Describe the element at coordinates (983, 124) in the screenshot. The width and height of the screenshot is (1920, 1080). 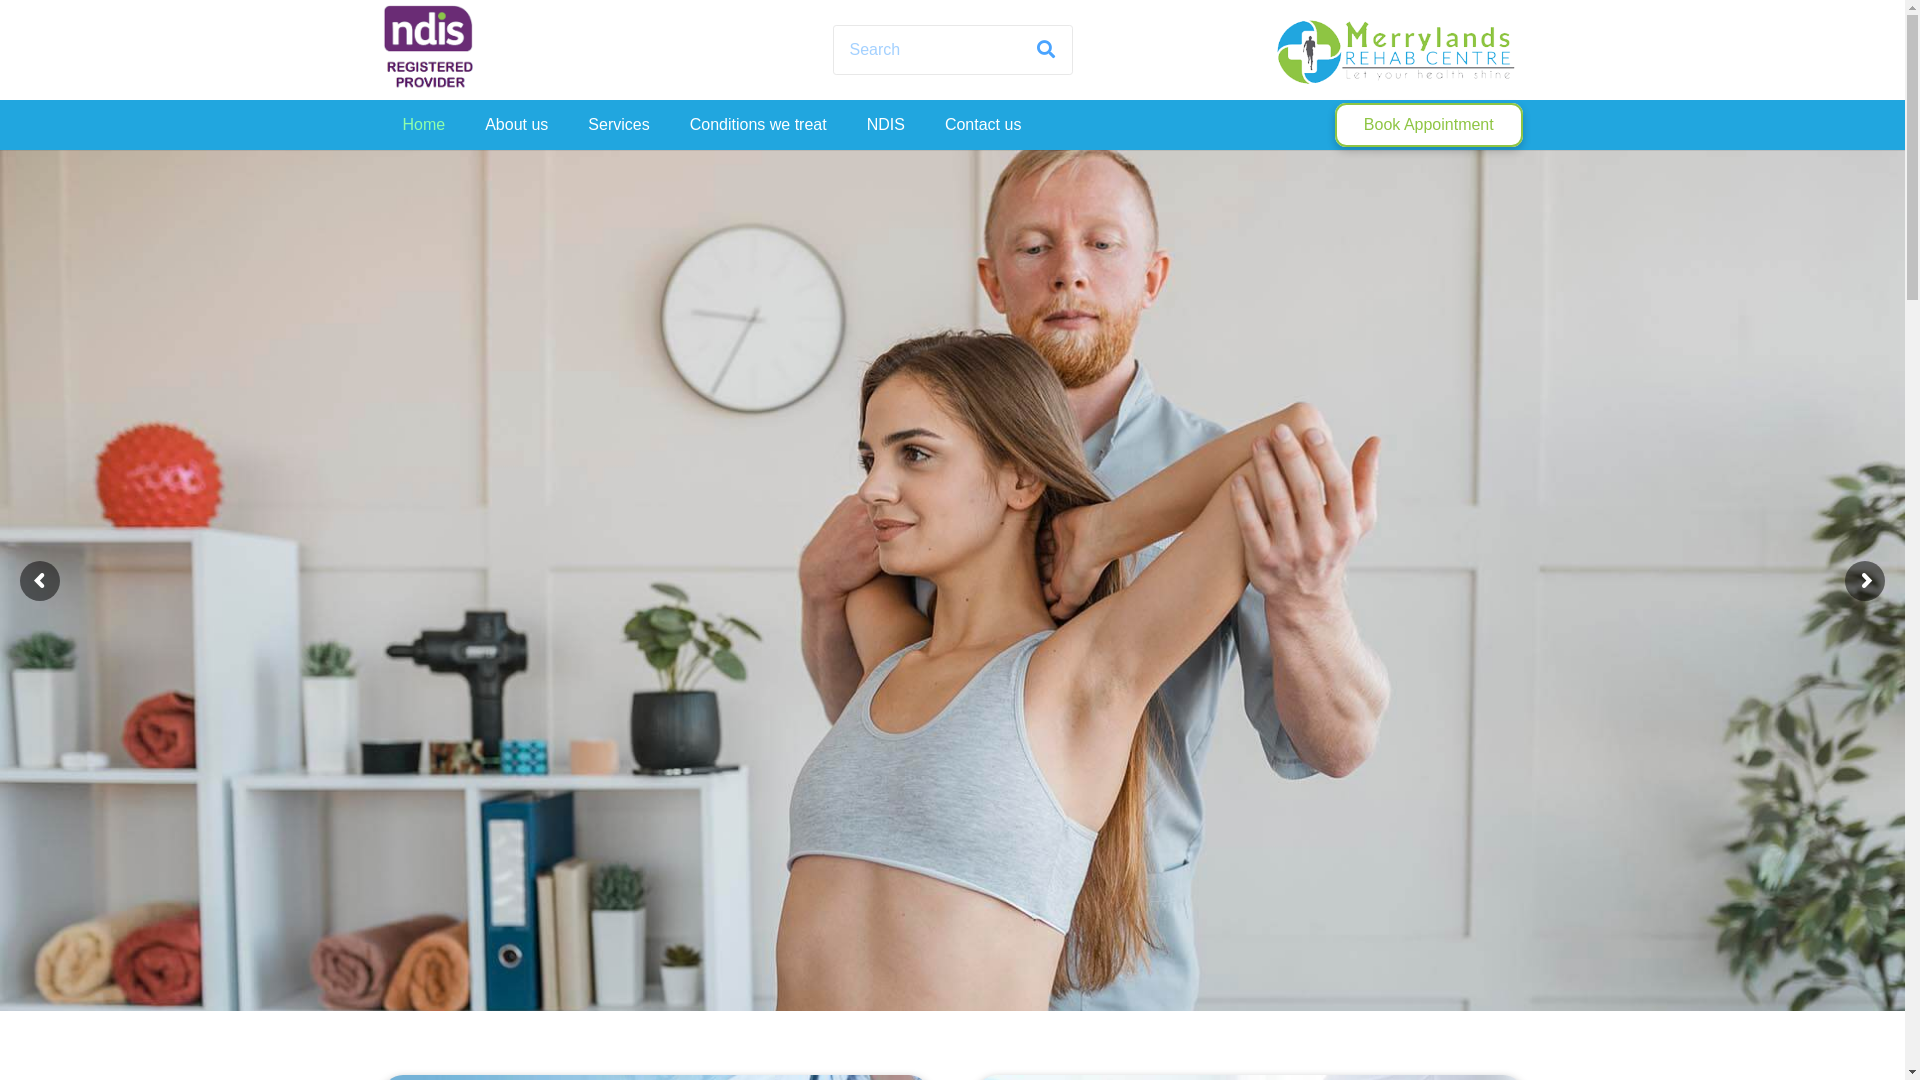
I see `'Contact us'` at that location.